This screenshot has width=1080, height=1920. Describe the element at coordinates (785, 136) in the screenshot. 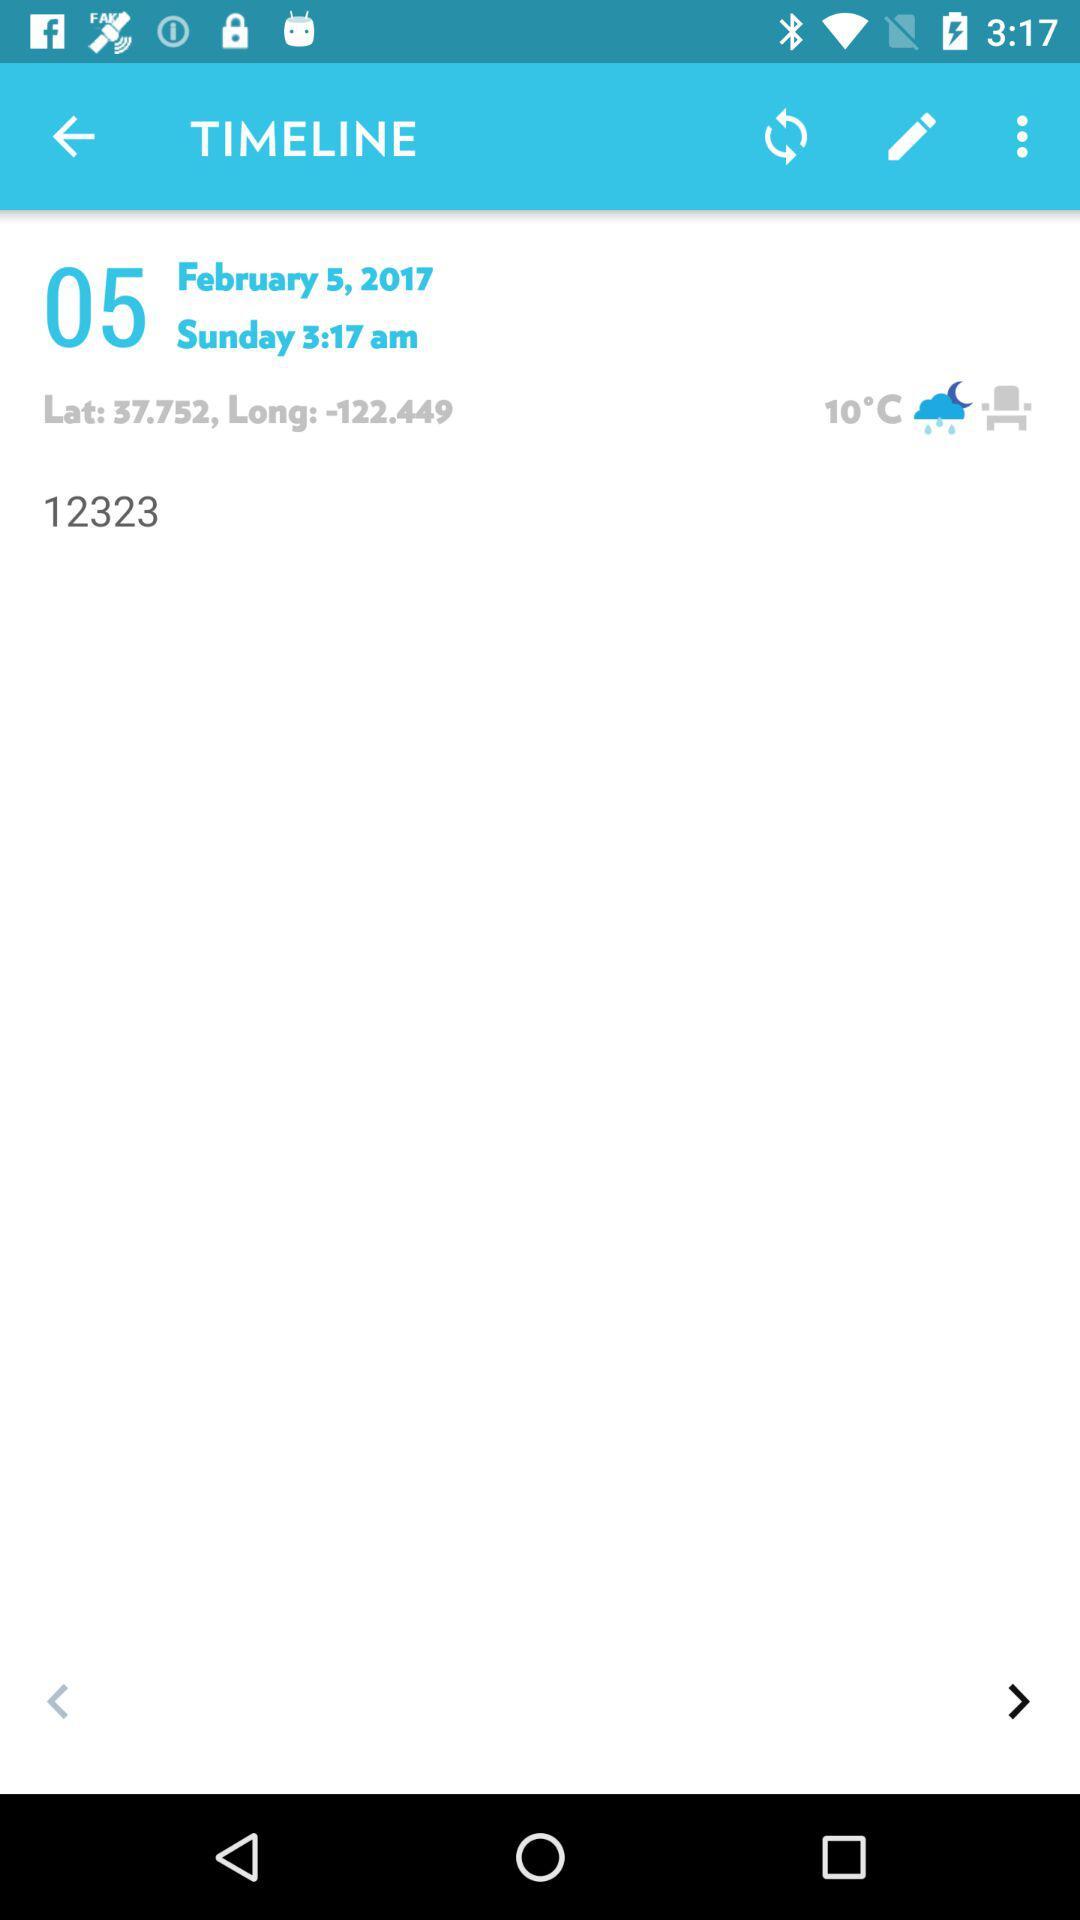

I see `the sync on the right side hand` at that location.